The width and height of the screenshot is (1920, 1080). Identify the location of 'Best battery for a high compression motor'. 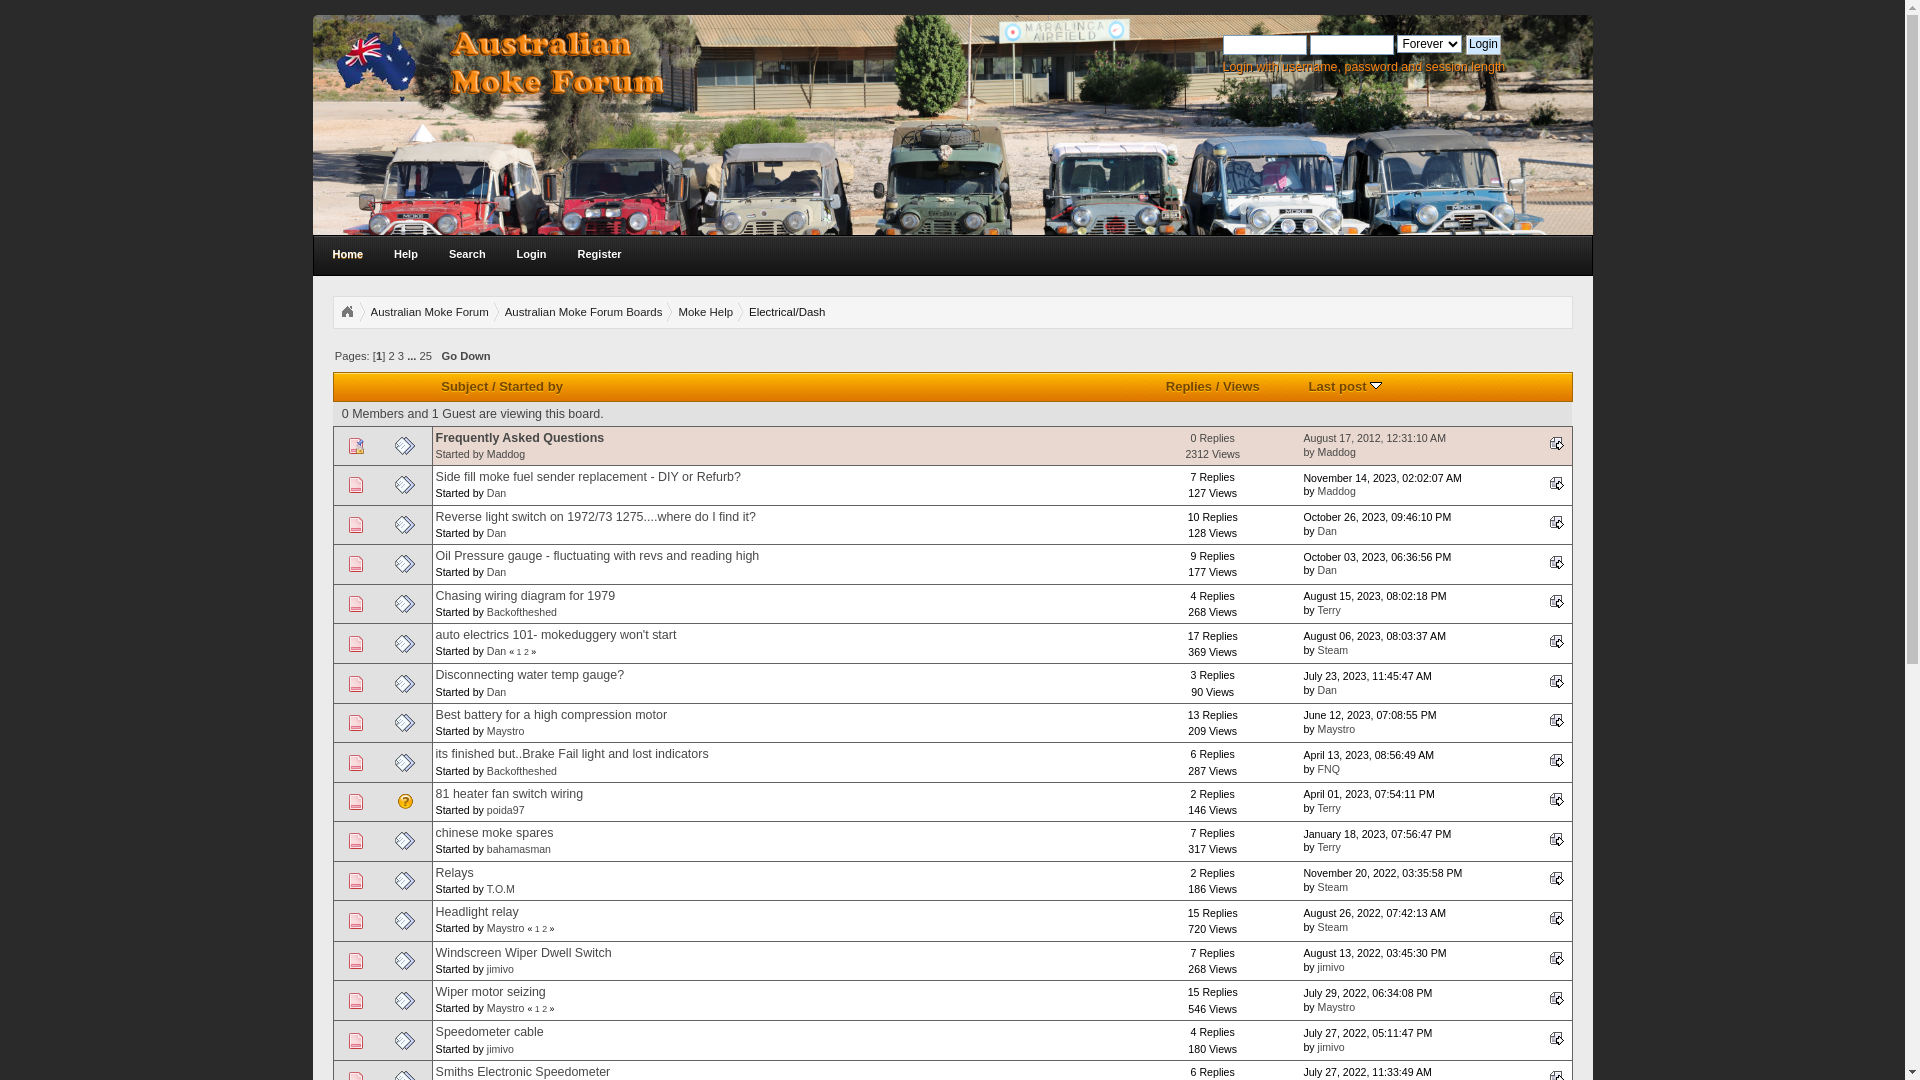
(551, 713).